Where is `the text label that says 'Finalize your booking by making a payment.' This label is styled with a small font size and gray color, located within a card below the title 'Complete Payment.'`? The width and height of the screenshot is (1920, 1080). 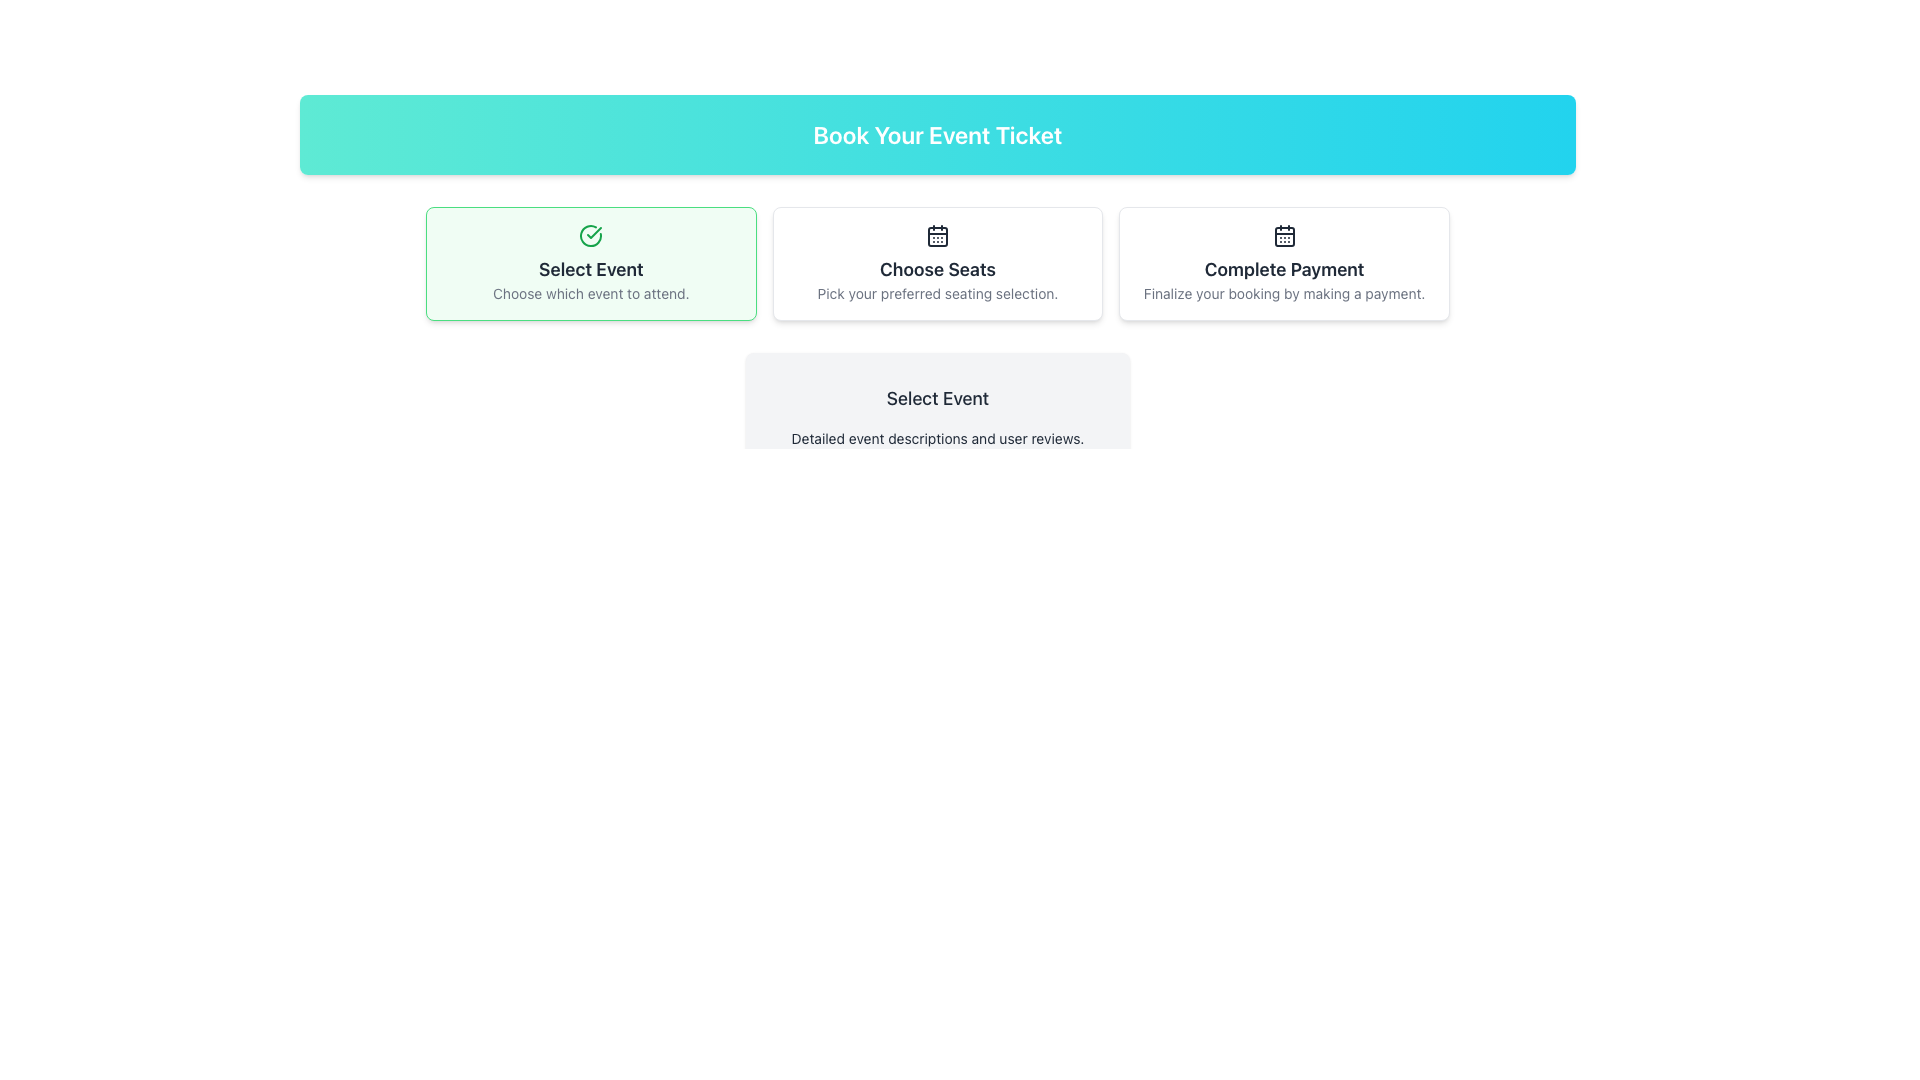 the text label that says 'Finalize your booking by making a payment.' This label is styled with a small font size and gray color, located within a card below the title 'Complete Payment.' is located at coordinates (1284, 293).